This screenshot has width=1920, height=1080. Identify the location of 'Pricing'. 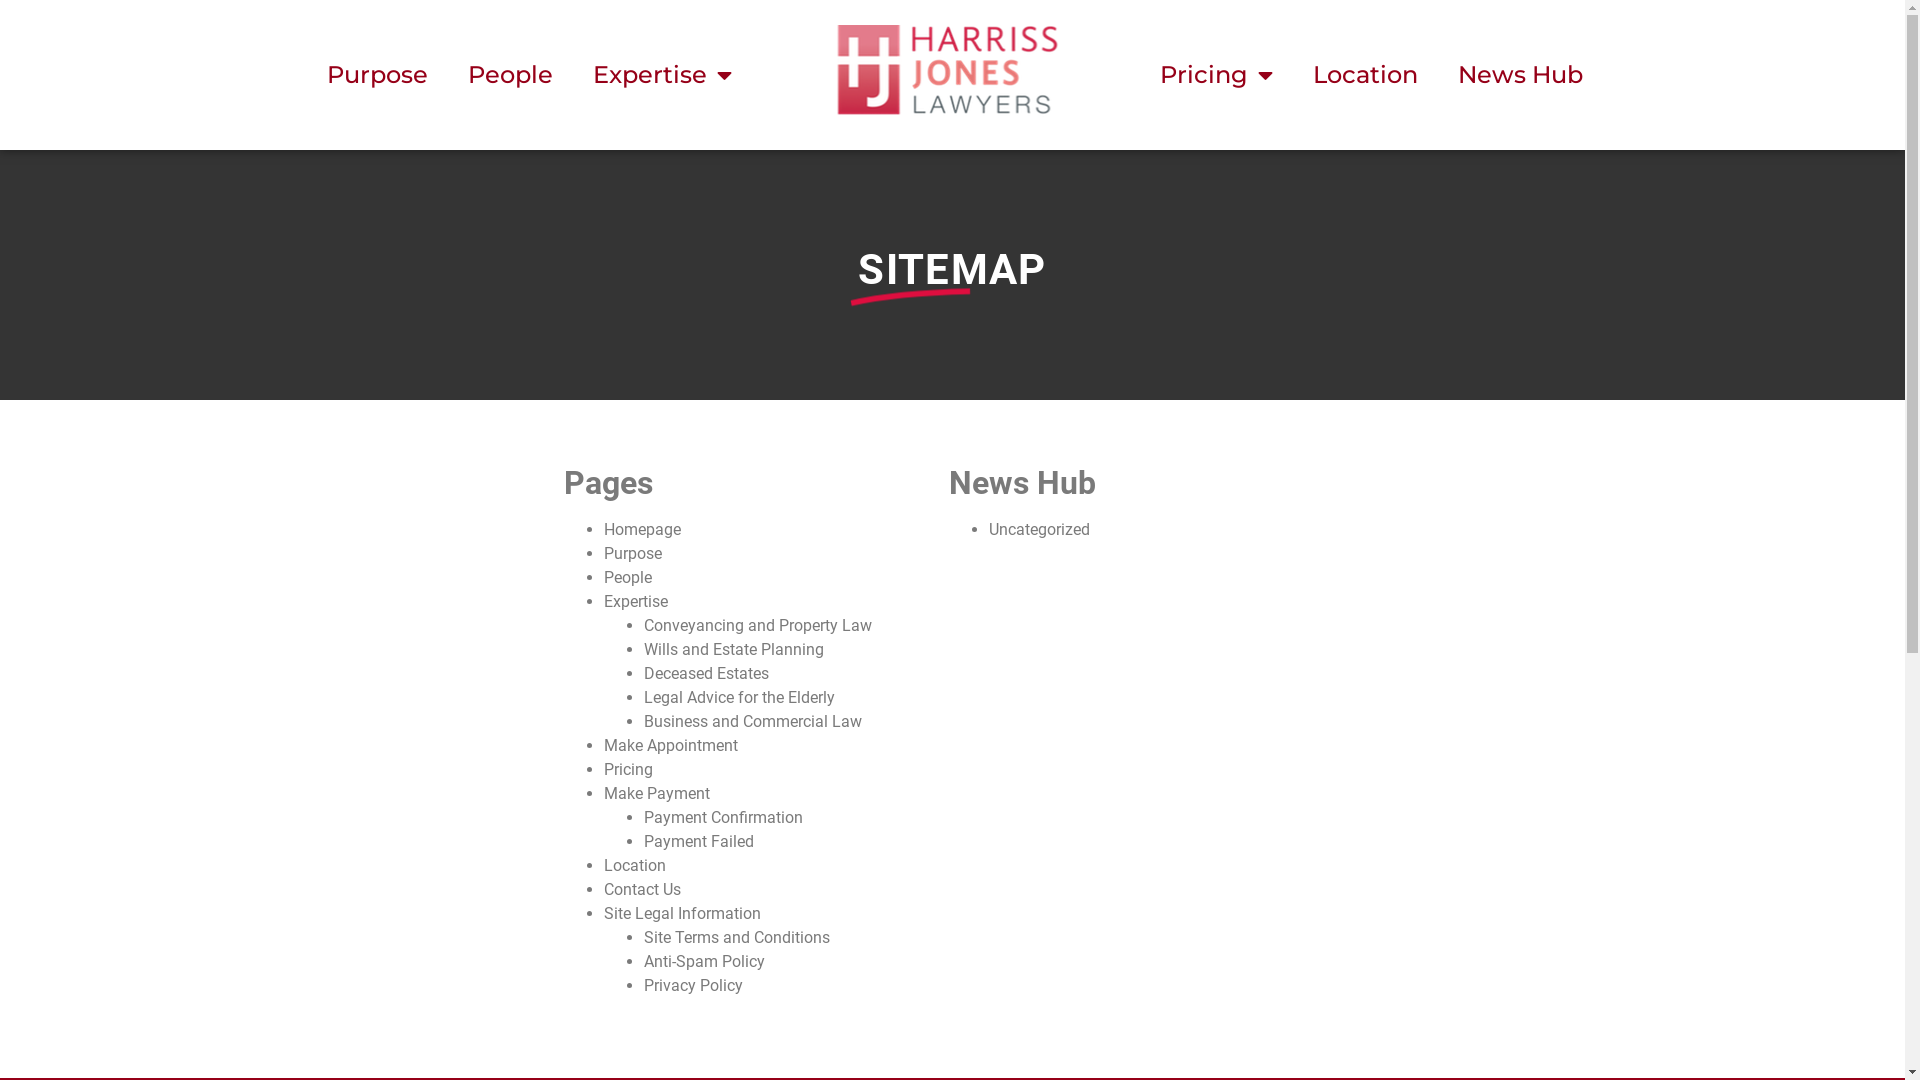
(1215, 73).